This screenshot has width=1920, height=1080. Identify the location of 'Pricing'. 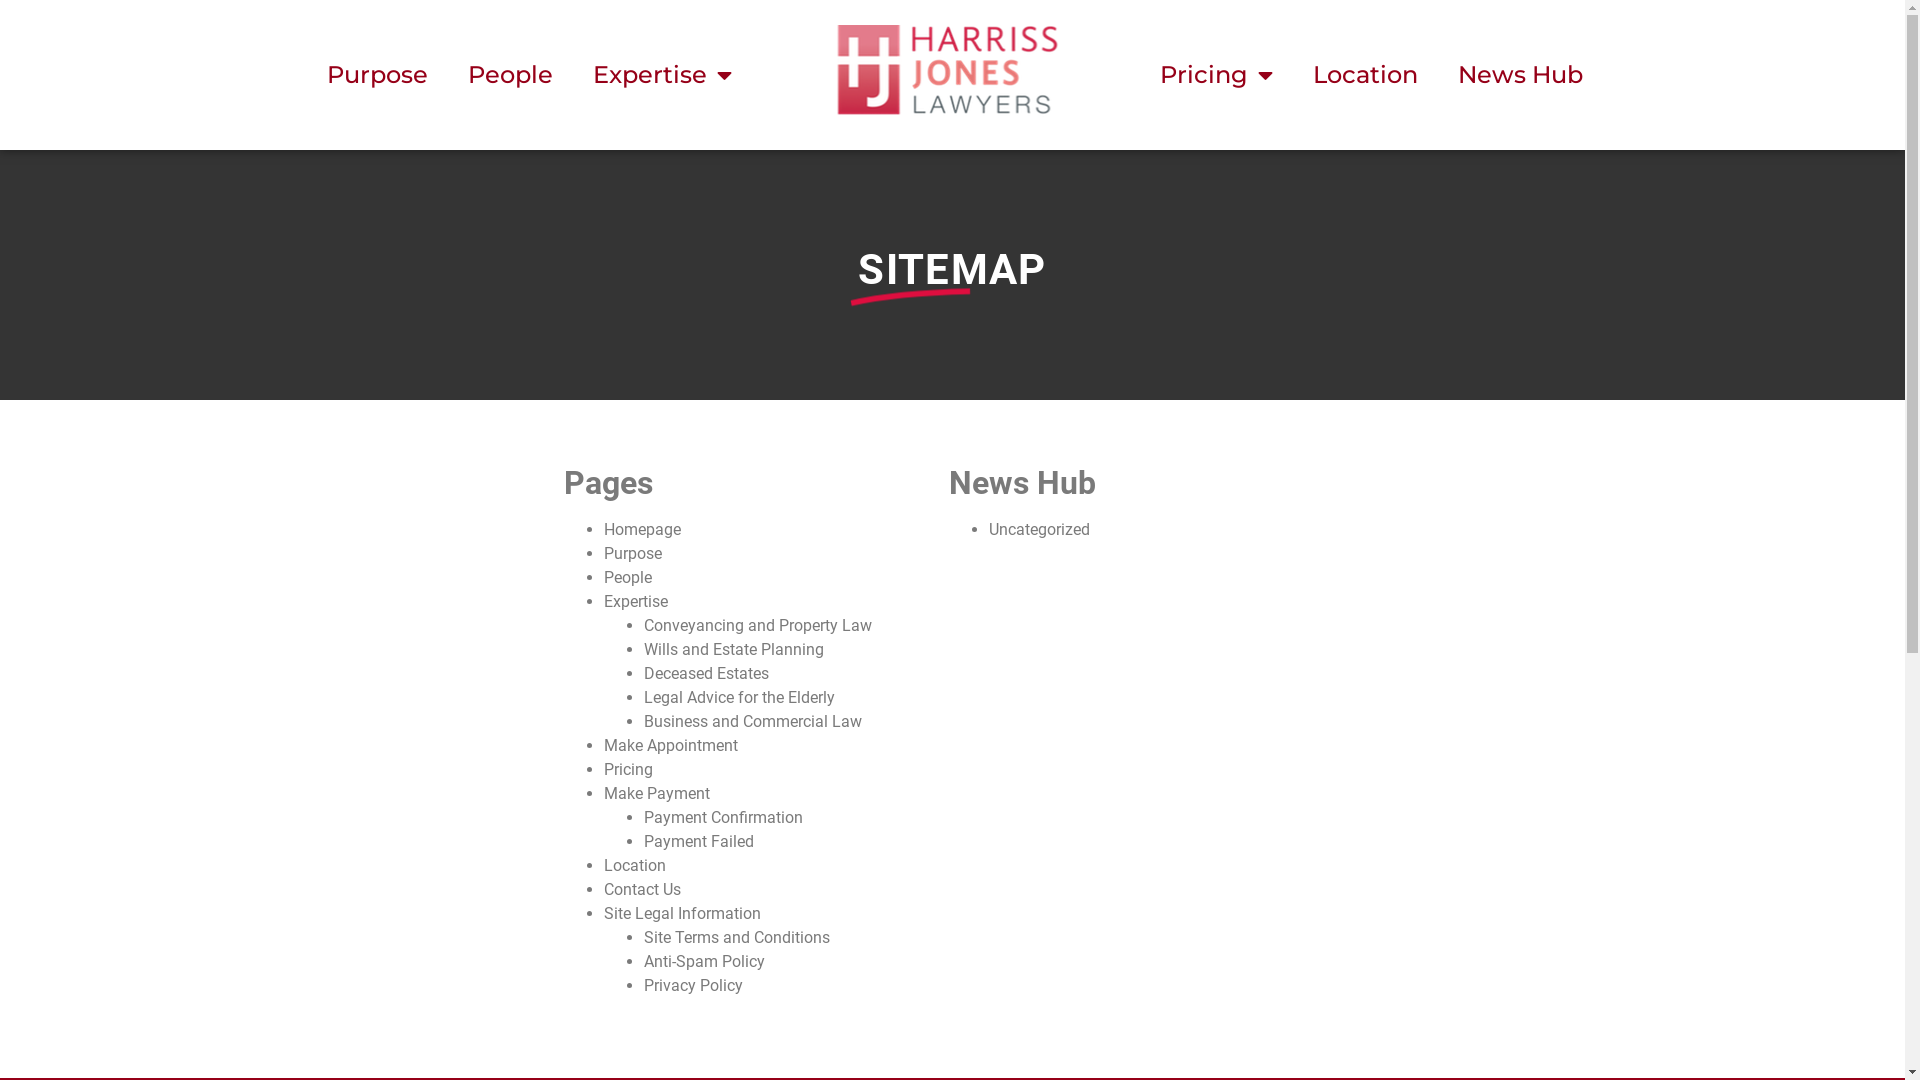
(1215, 73).